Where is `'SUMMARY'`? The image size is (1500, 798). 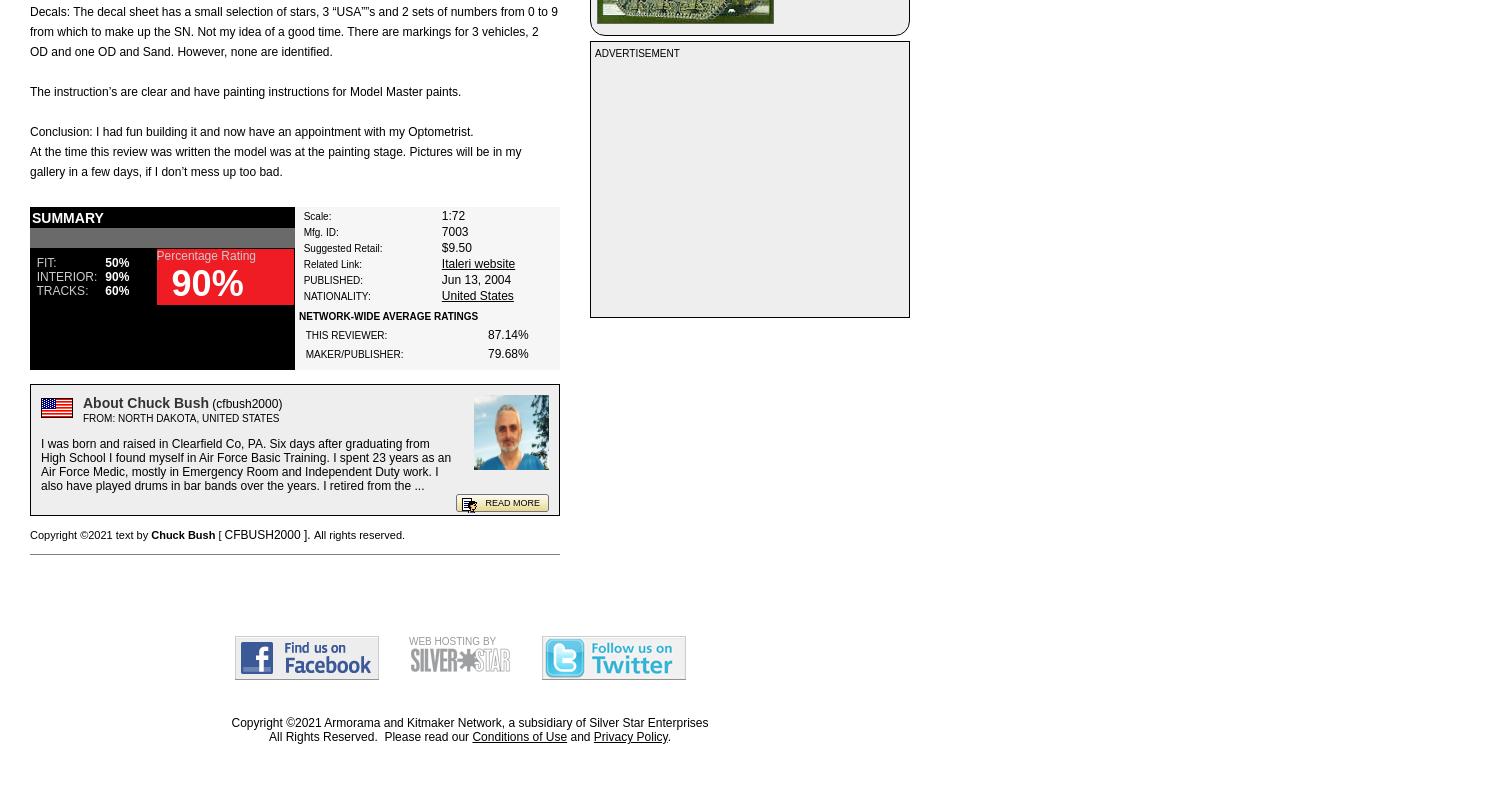
'SUMMARY' is located at coordinates (66, 218).